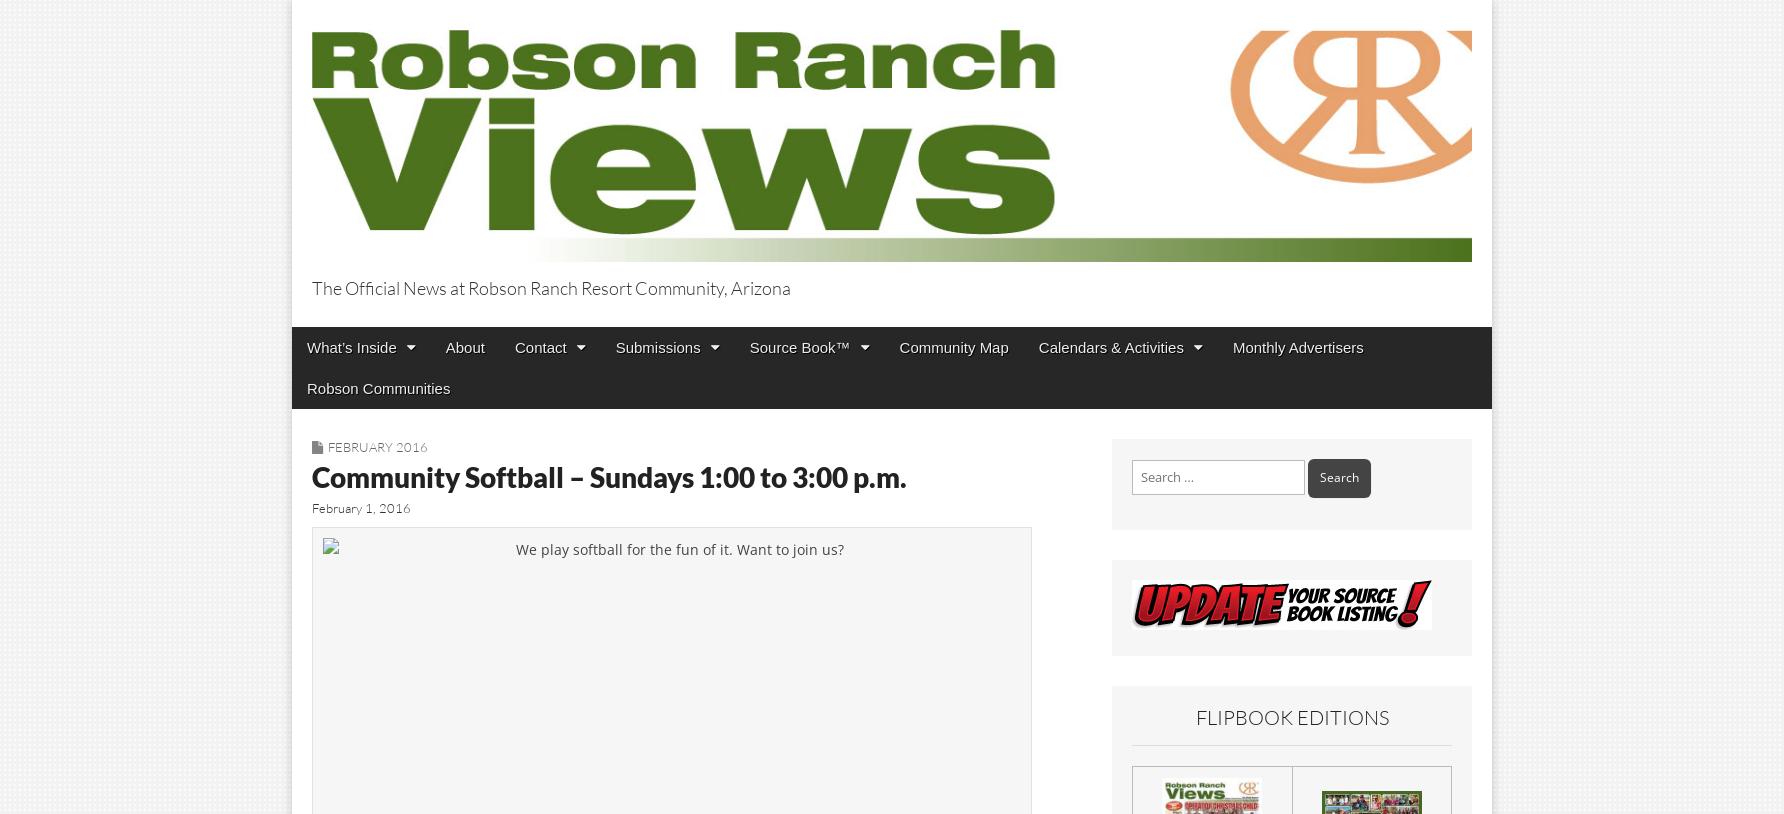  What do you see at coordinates (1231, 346) in the screenshot?
I see `'Monthly Advertisers'` at bounding box center [1231, 346].